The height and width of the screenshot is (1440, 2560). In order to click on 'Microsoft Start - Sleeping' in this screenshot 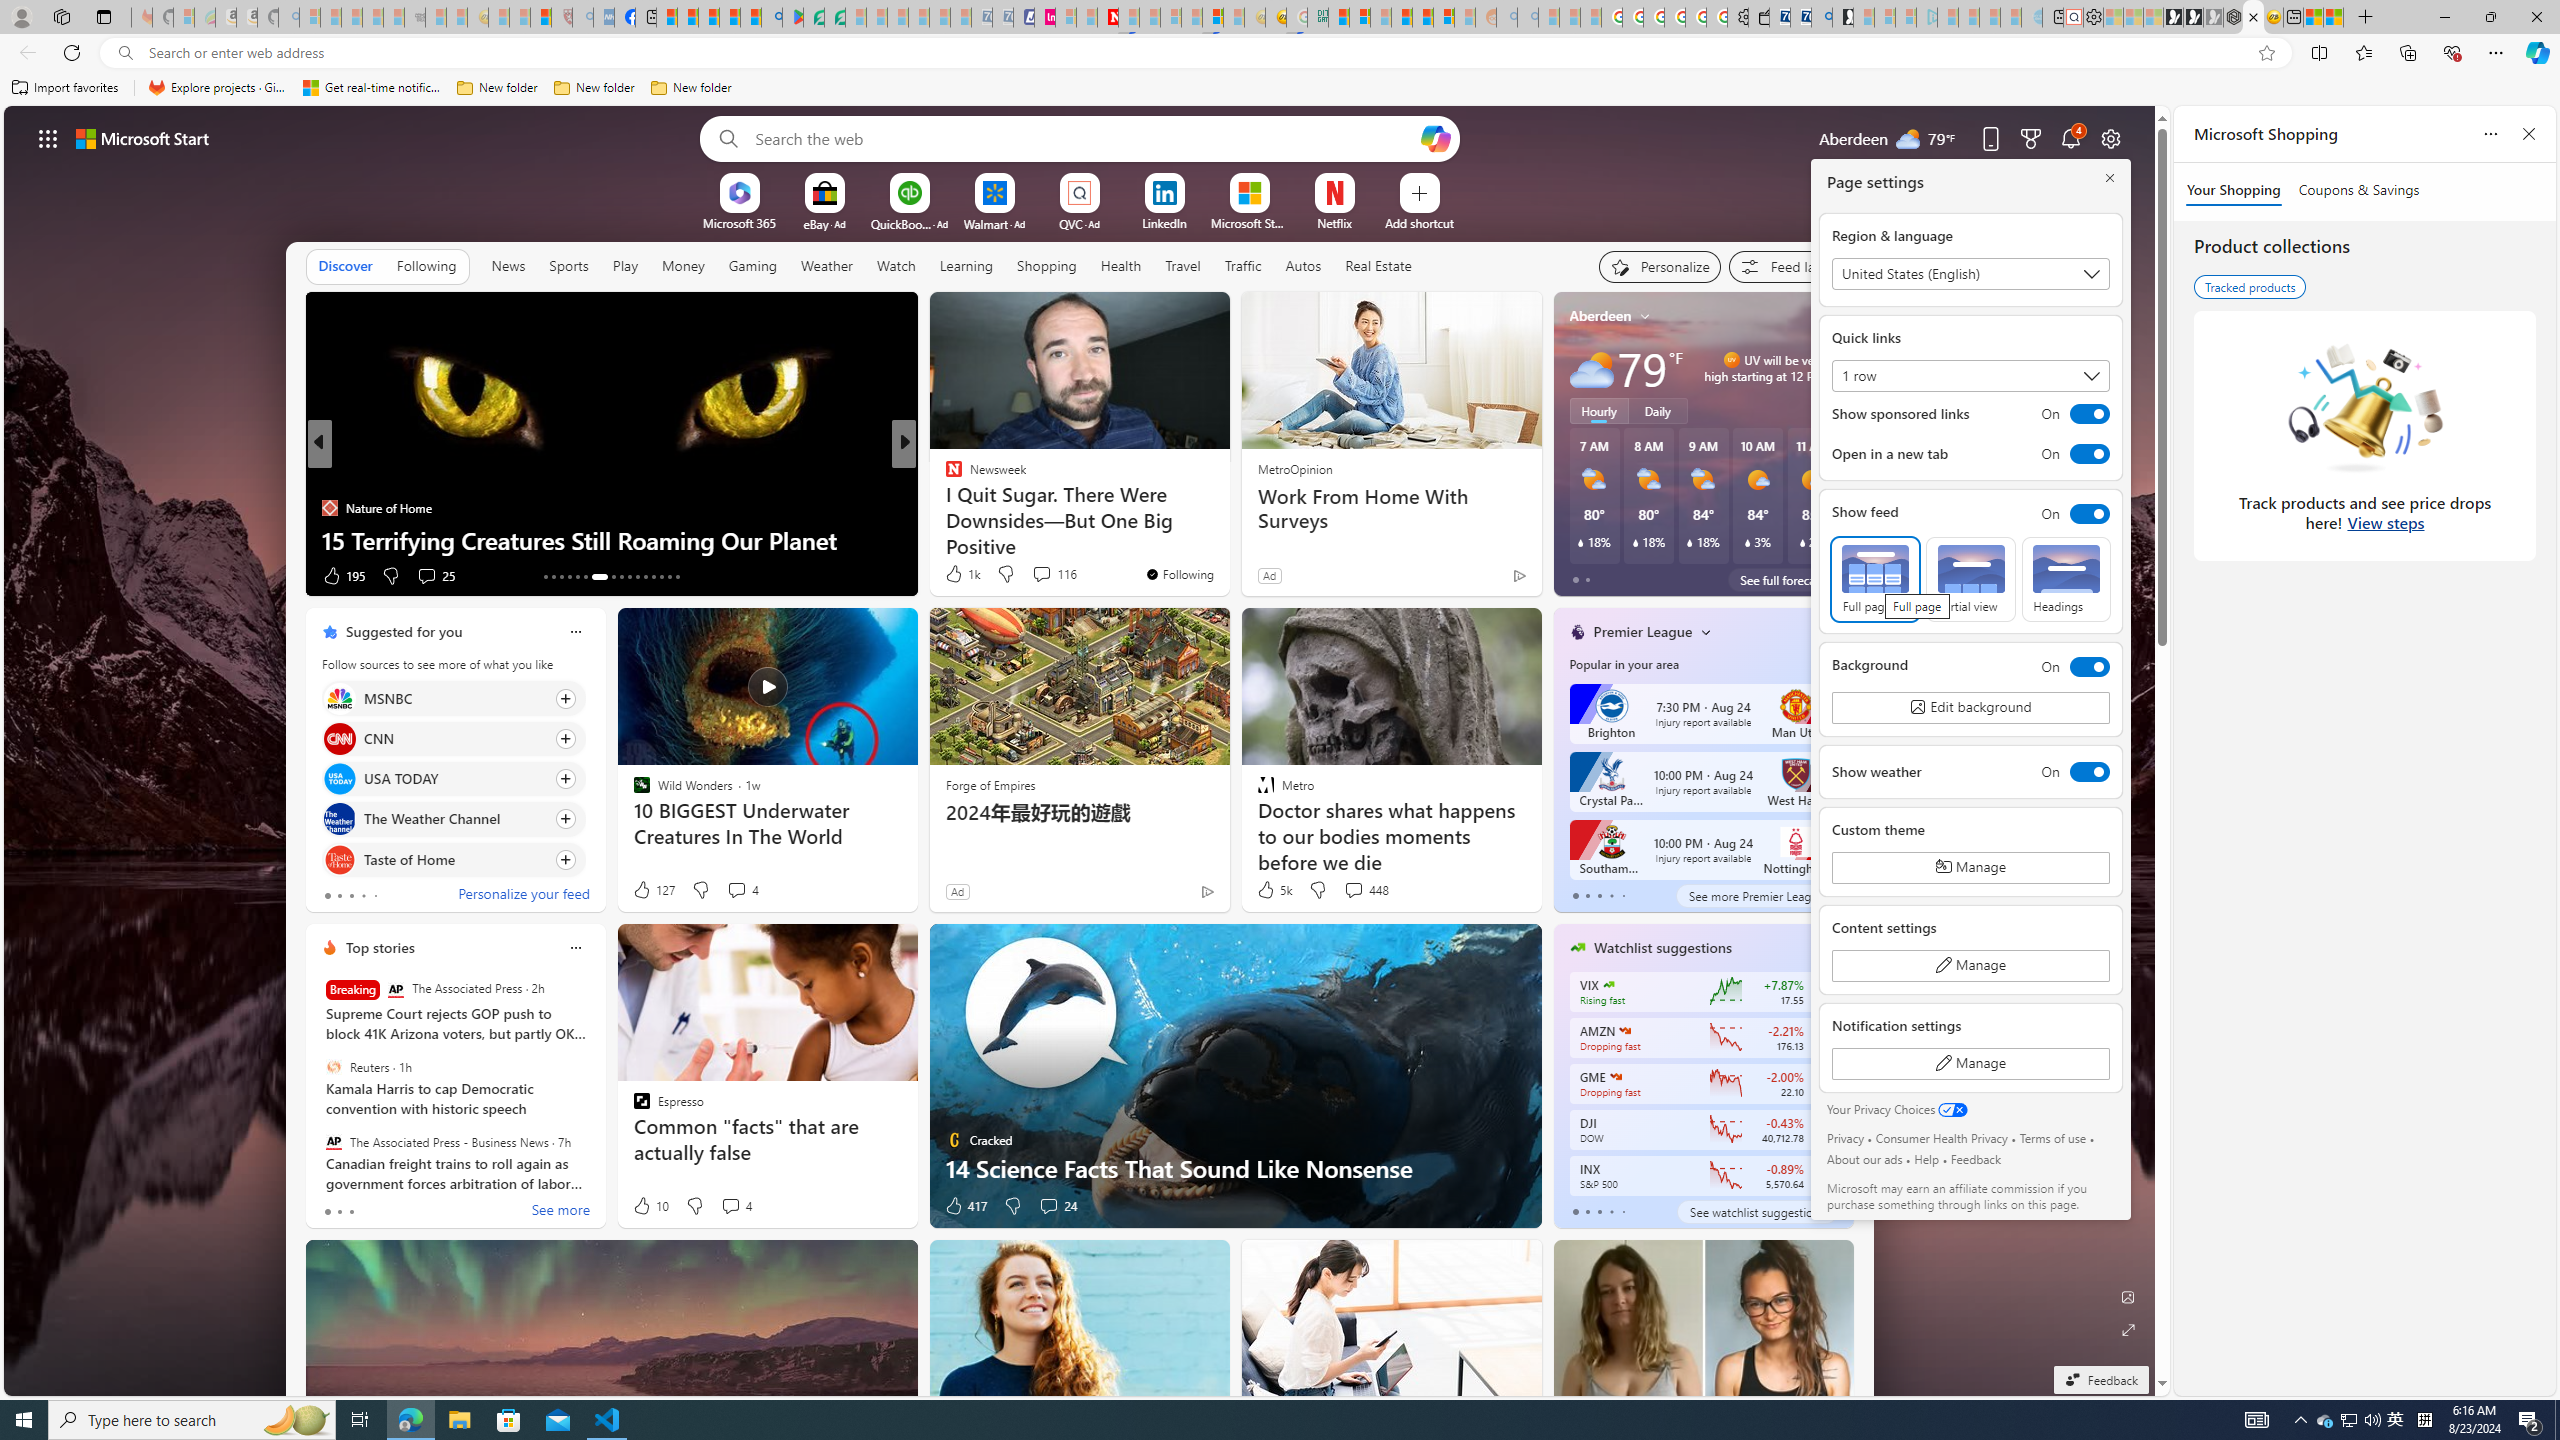, I will do `click(1989, 16)`.